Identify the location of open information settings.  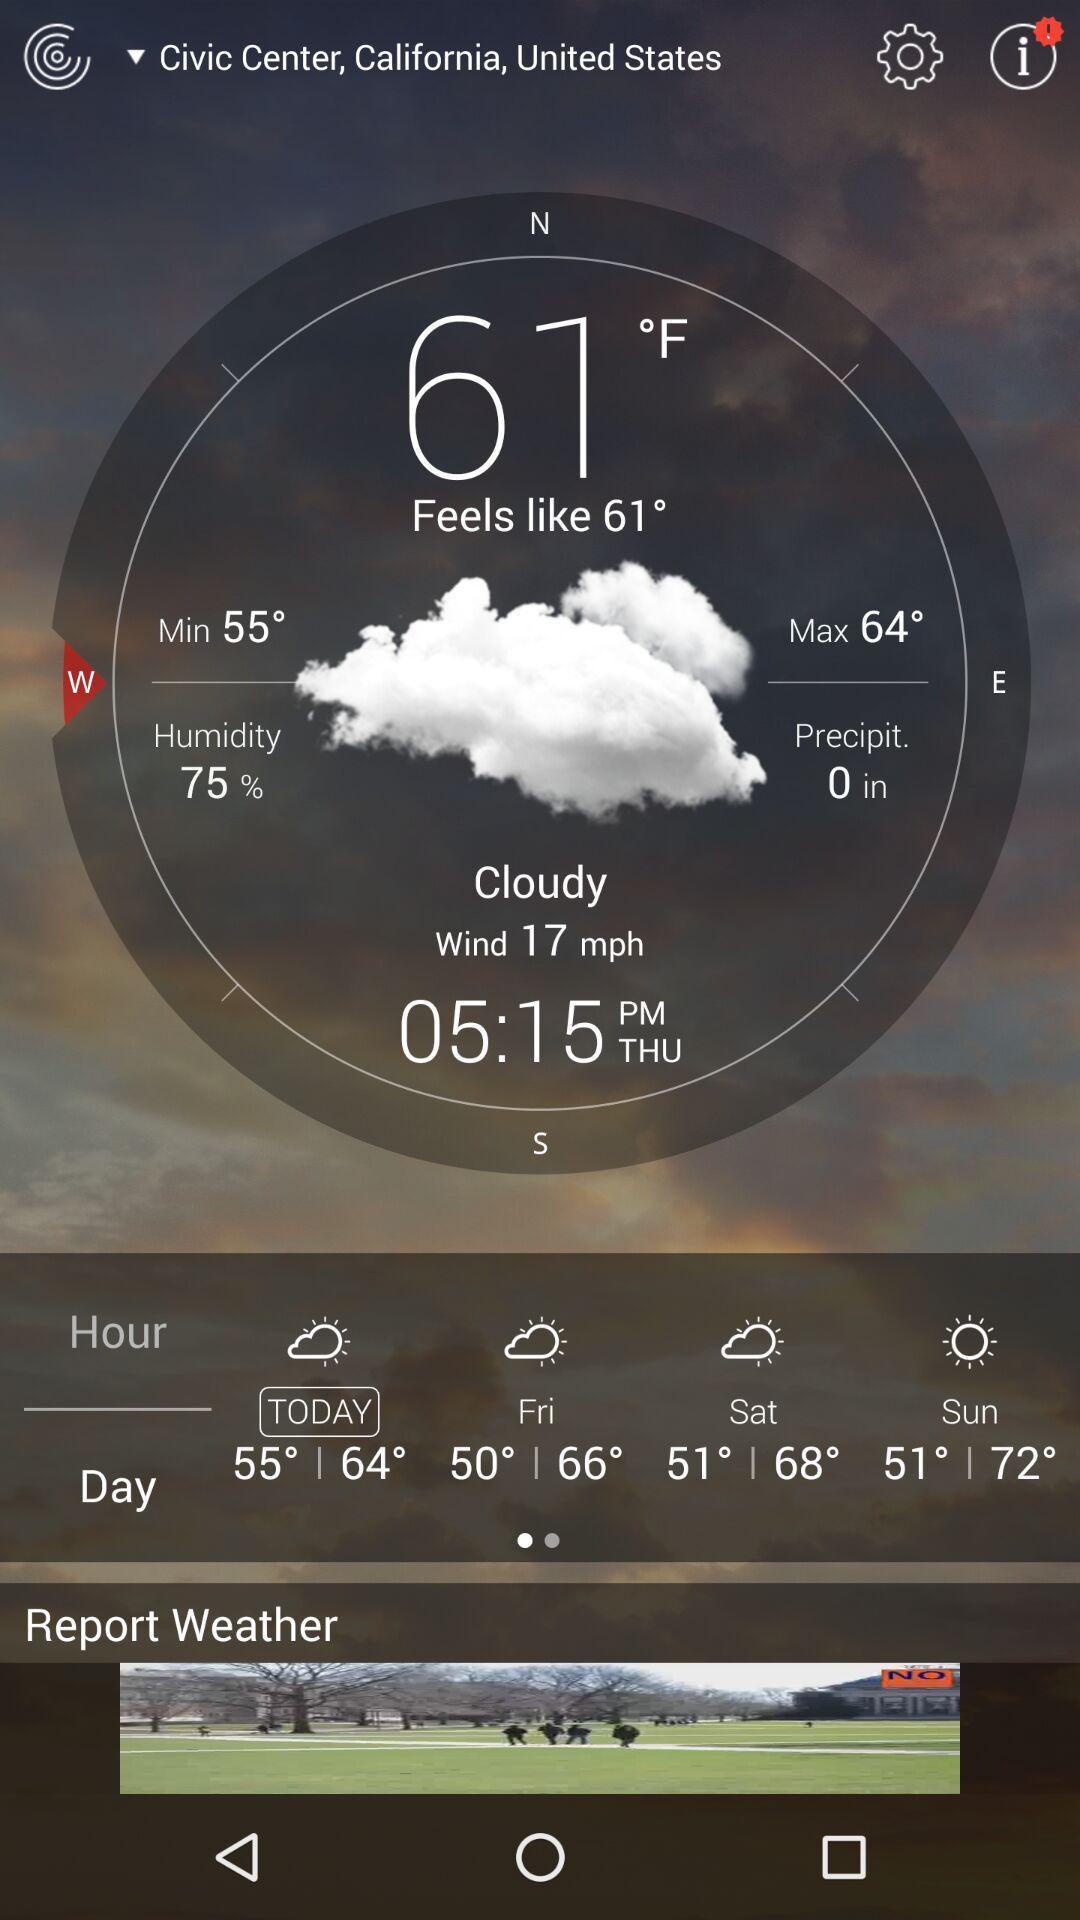
(1023, 56).